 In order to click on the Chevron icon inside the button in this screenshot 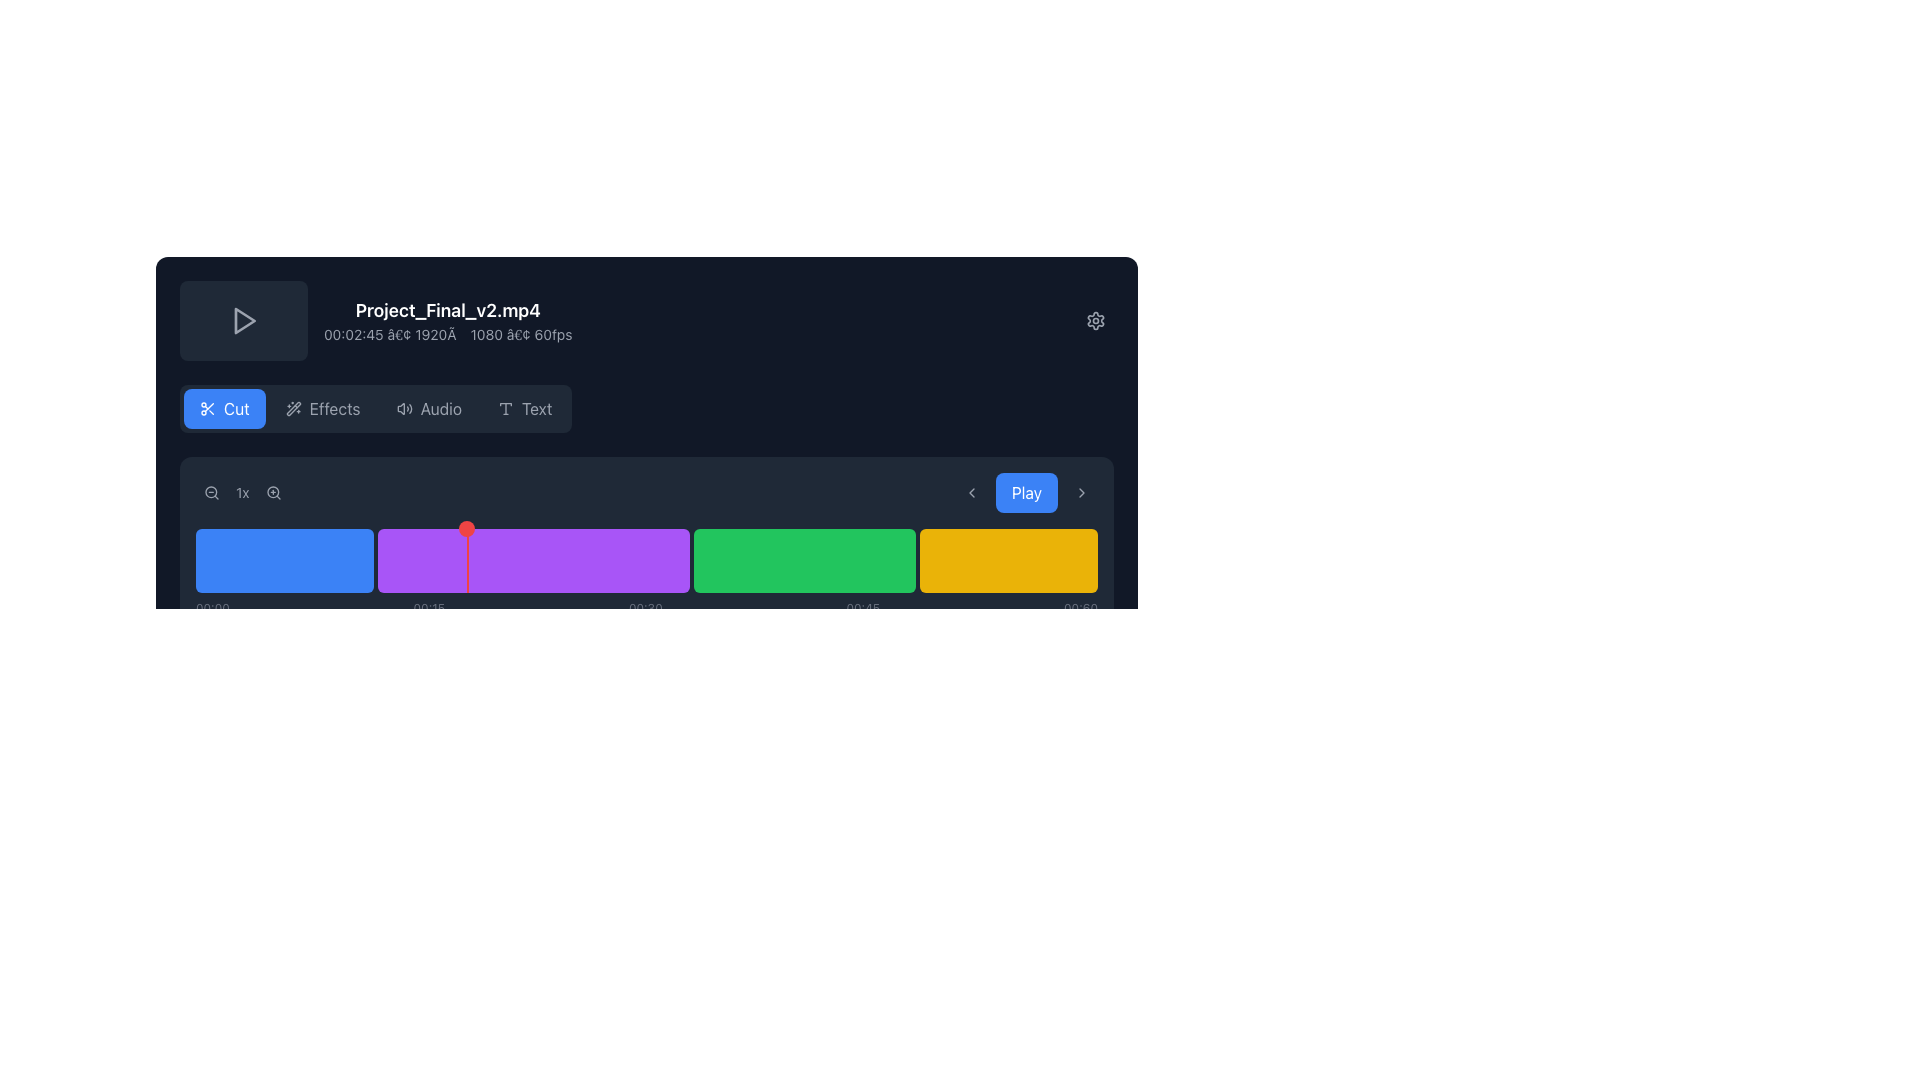, I will do `click(971, 493)`.